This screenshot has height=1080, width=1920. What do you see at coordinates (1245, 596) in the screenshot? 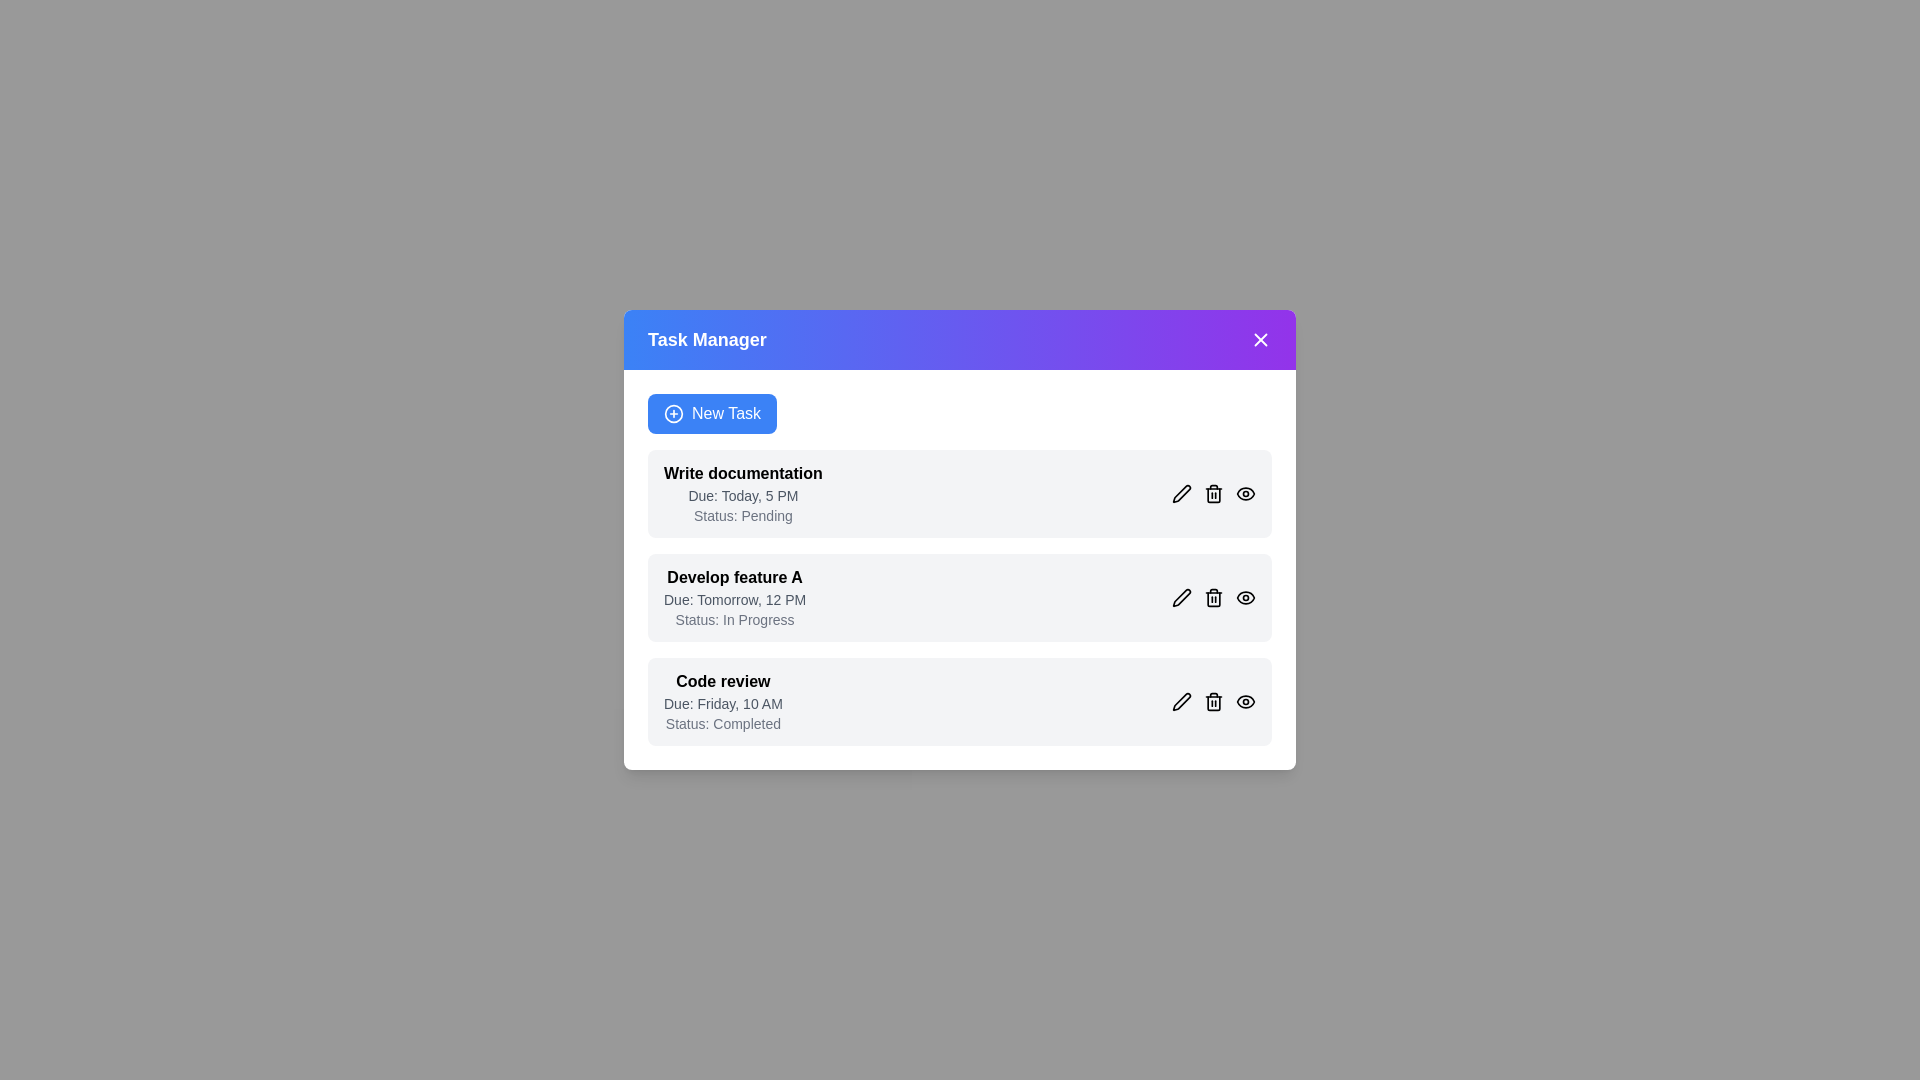
I see `'View' button next to the task titled 'Develop feature A' to view its details` at bounding box center [1245, 596].